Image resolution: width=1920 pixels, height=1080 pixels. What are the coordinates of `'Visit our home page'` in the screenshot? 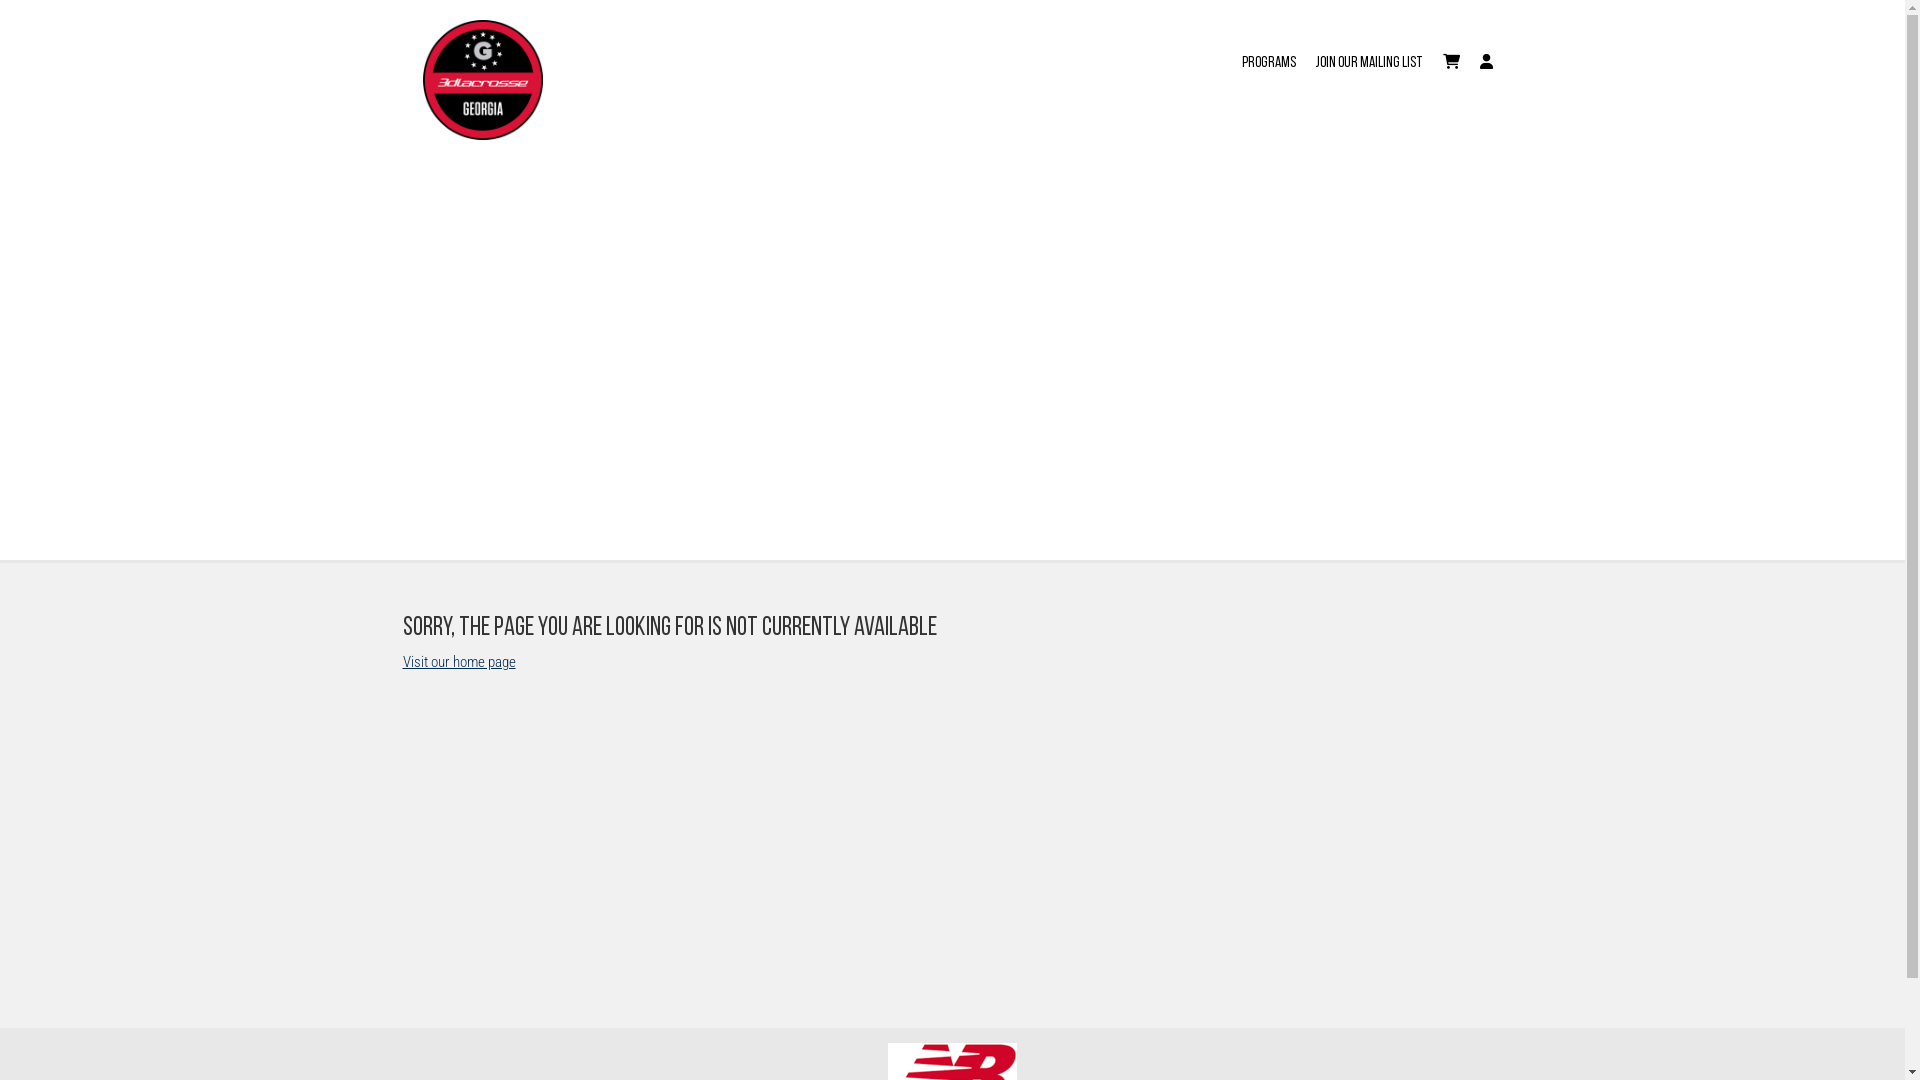 It's located at (457, 660).